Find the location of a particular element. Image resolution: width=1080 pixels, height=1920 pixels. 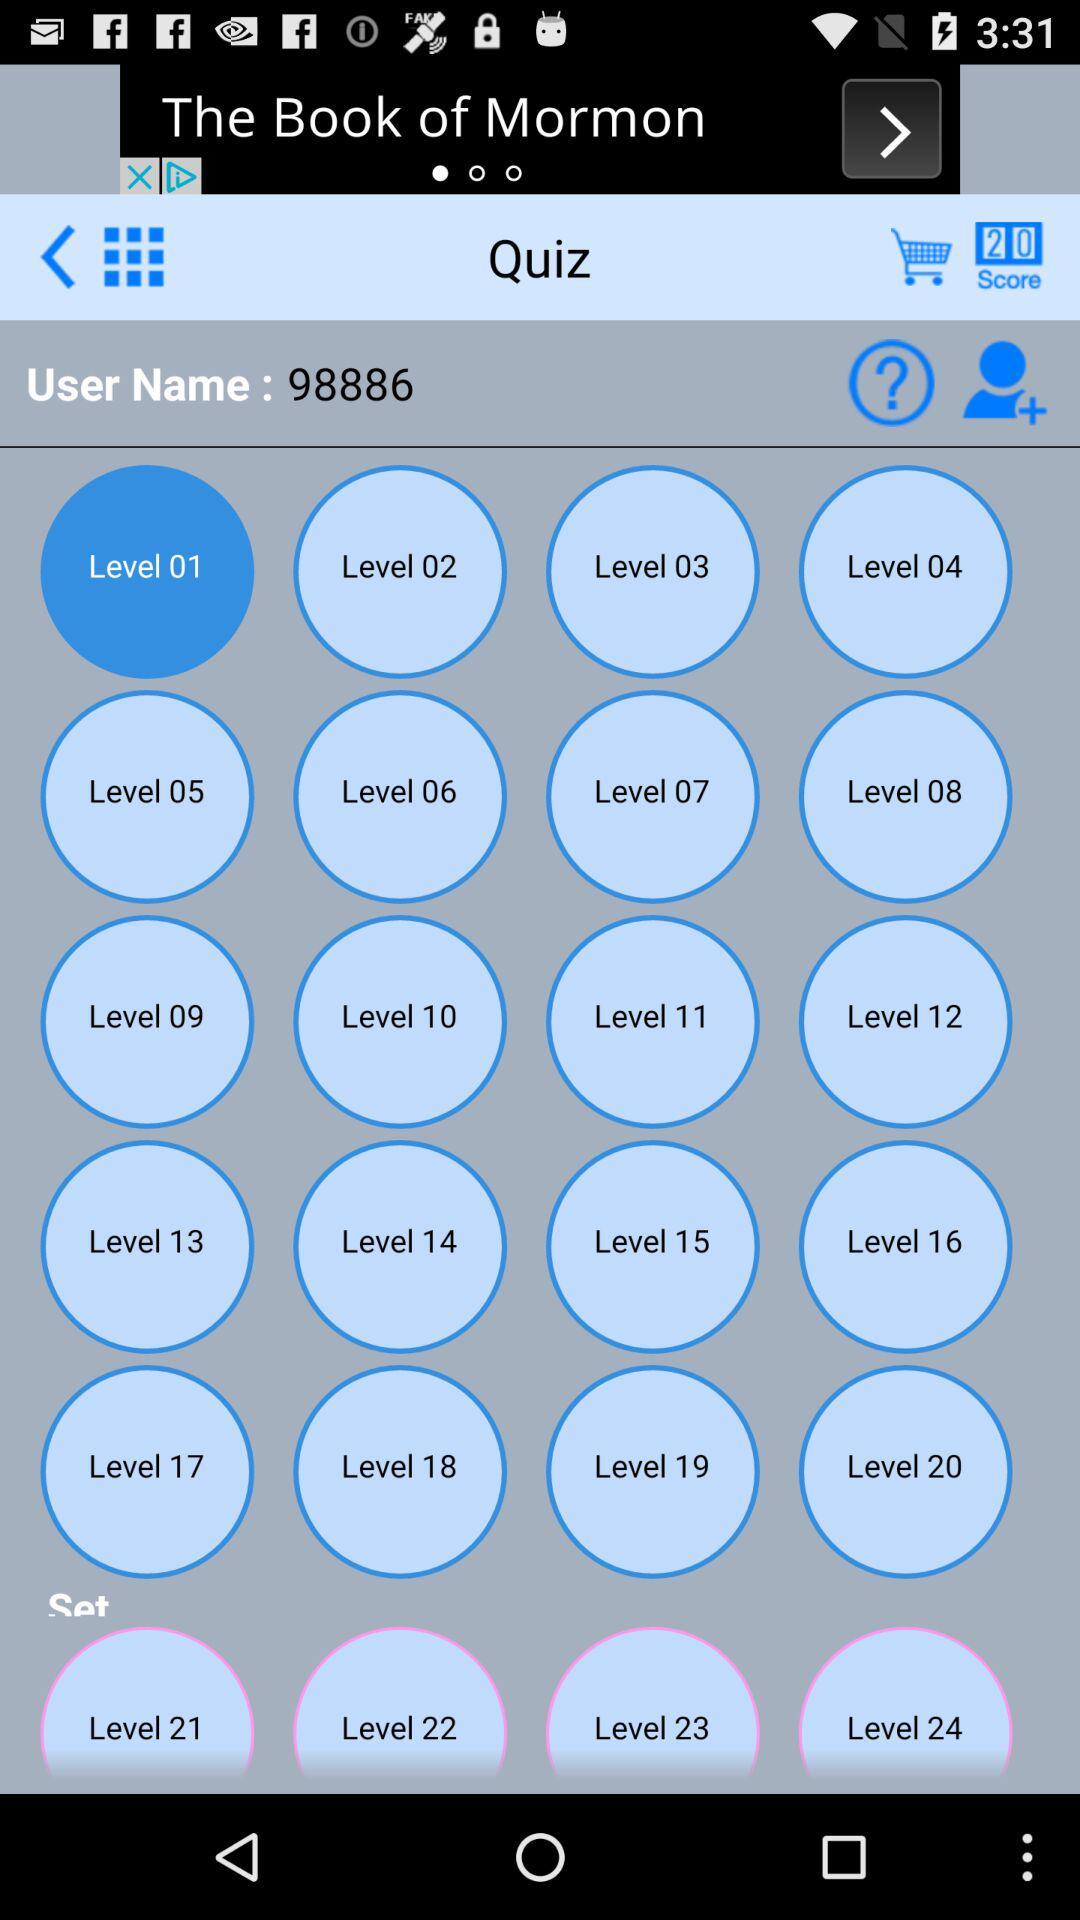

previous is located at coordinates (56, 255).